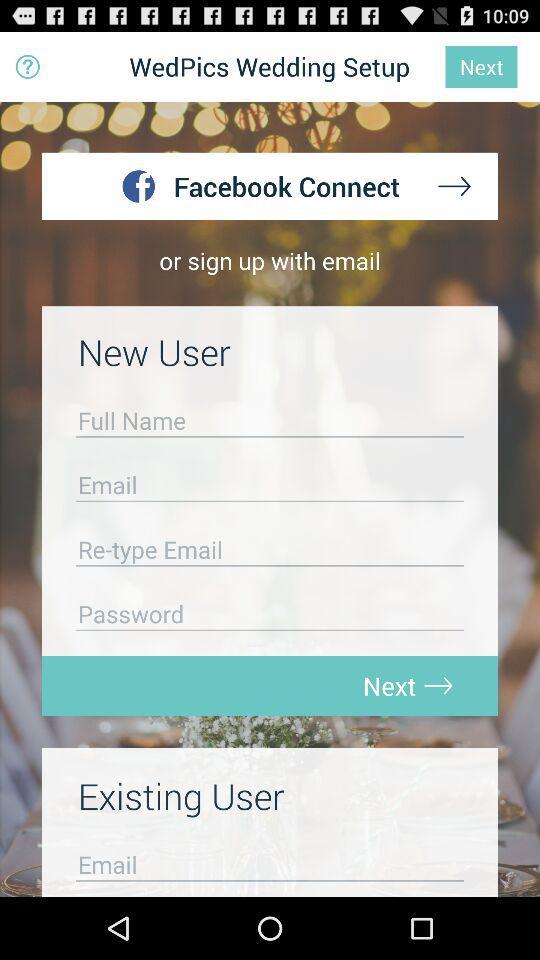 The width and height of the screenshot is (540, 960). I want to click on icon above the or sign up icon, so click(26, 66).